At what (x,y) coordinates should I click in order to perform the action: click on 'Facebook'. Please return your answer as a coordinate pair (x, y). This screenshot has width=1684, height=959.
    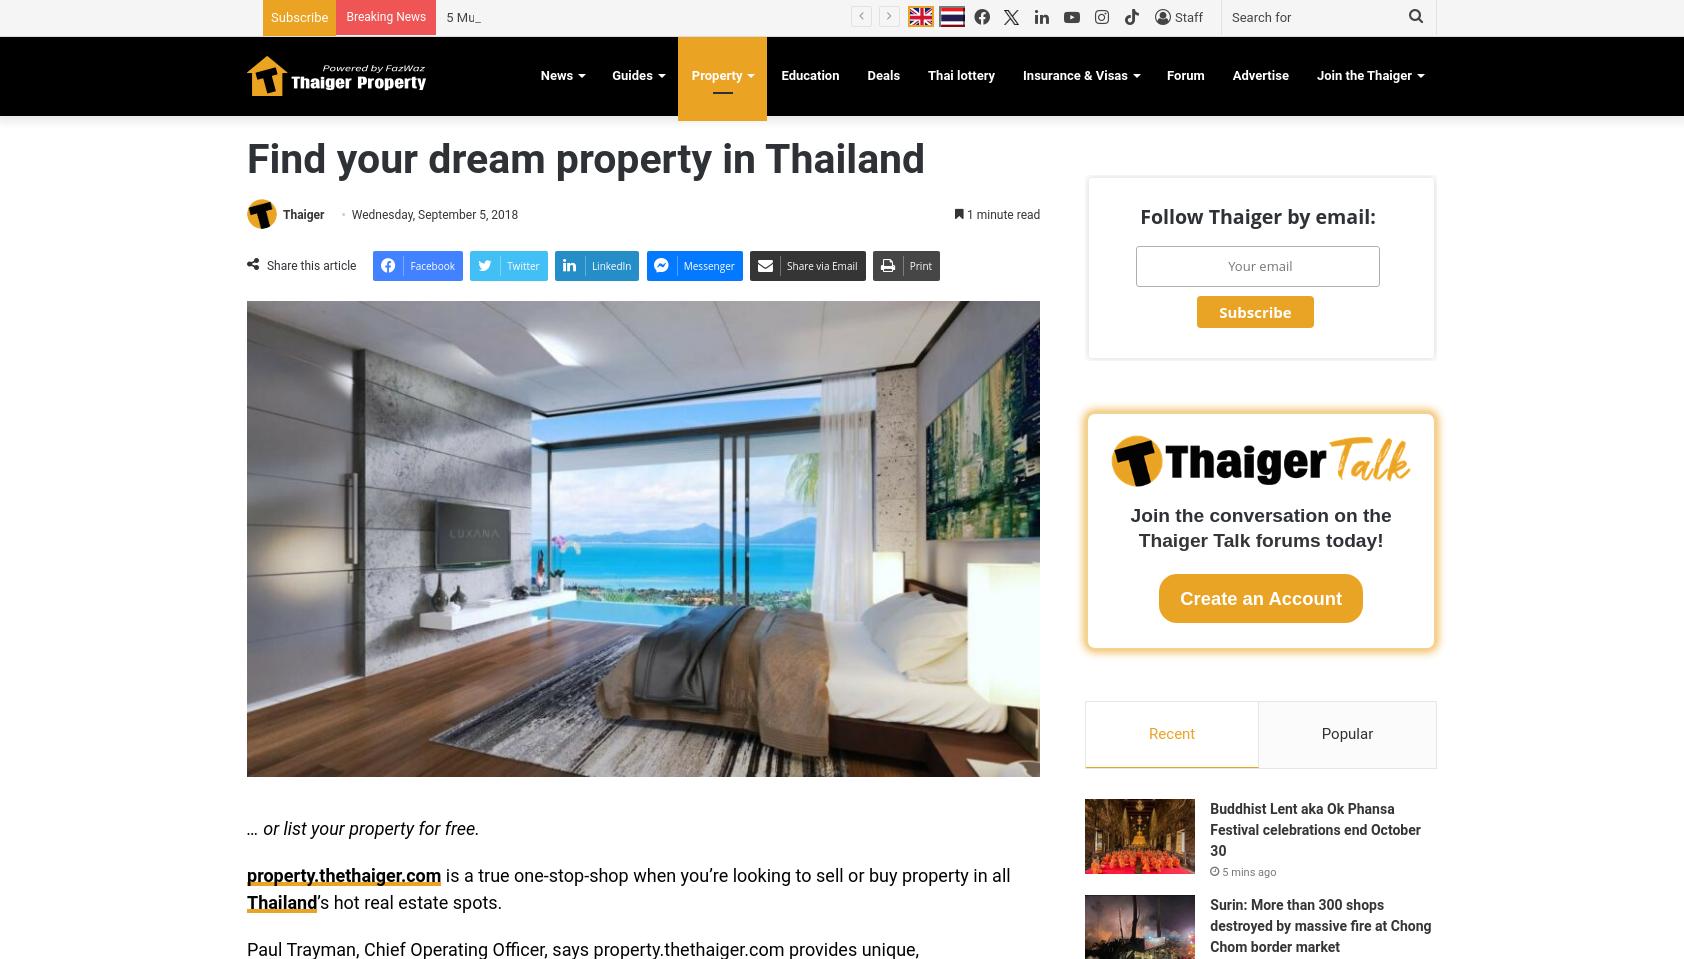
    Looking at the image, I should click on (410, 264).